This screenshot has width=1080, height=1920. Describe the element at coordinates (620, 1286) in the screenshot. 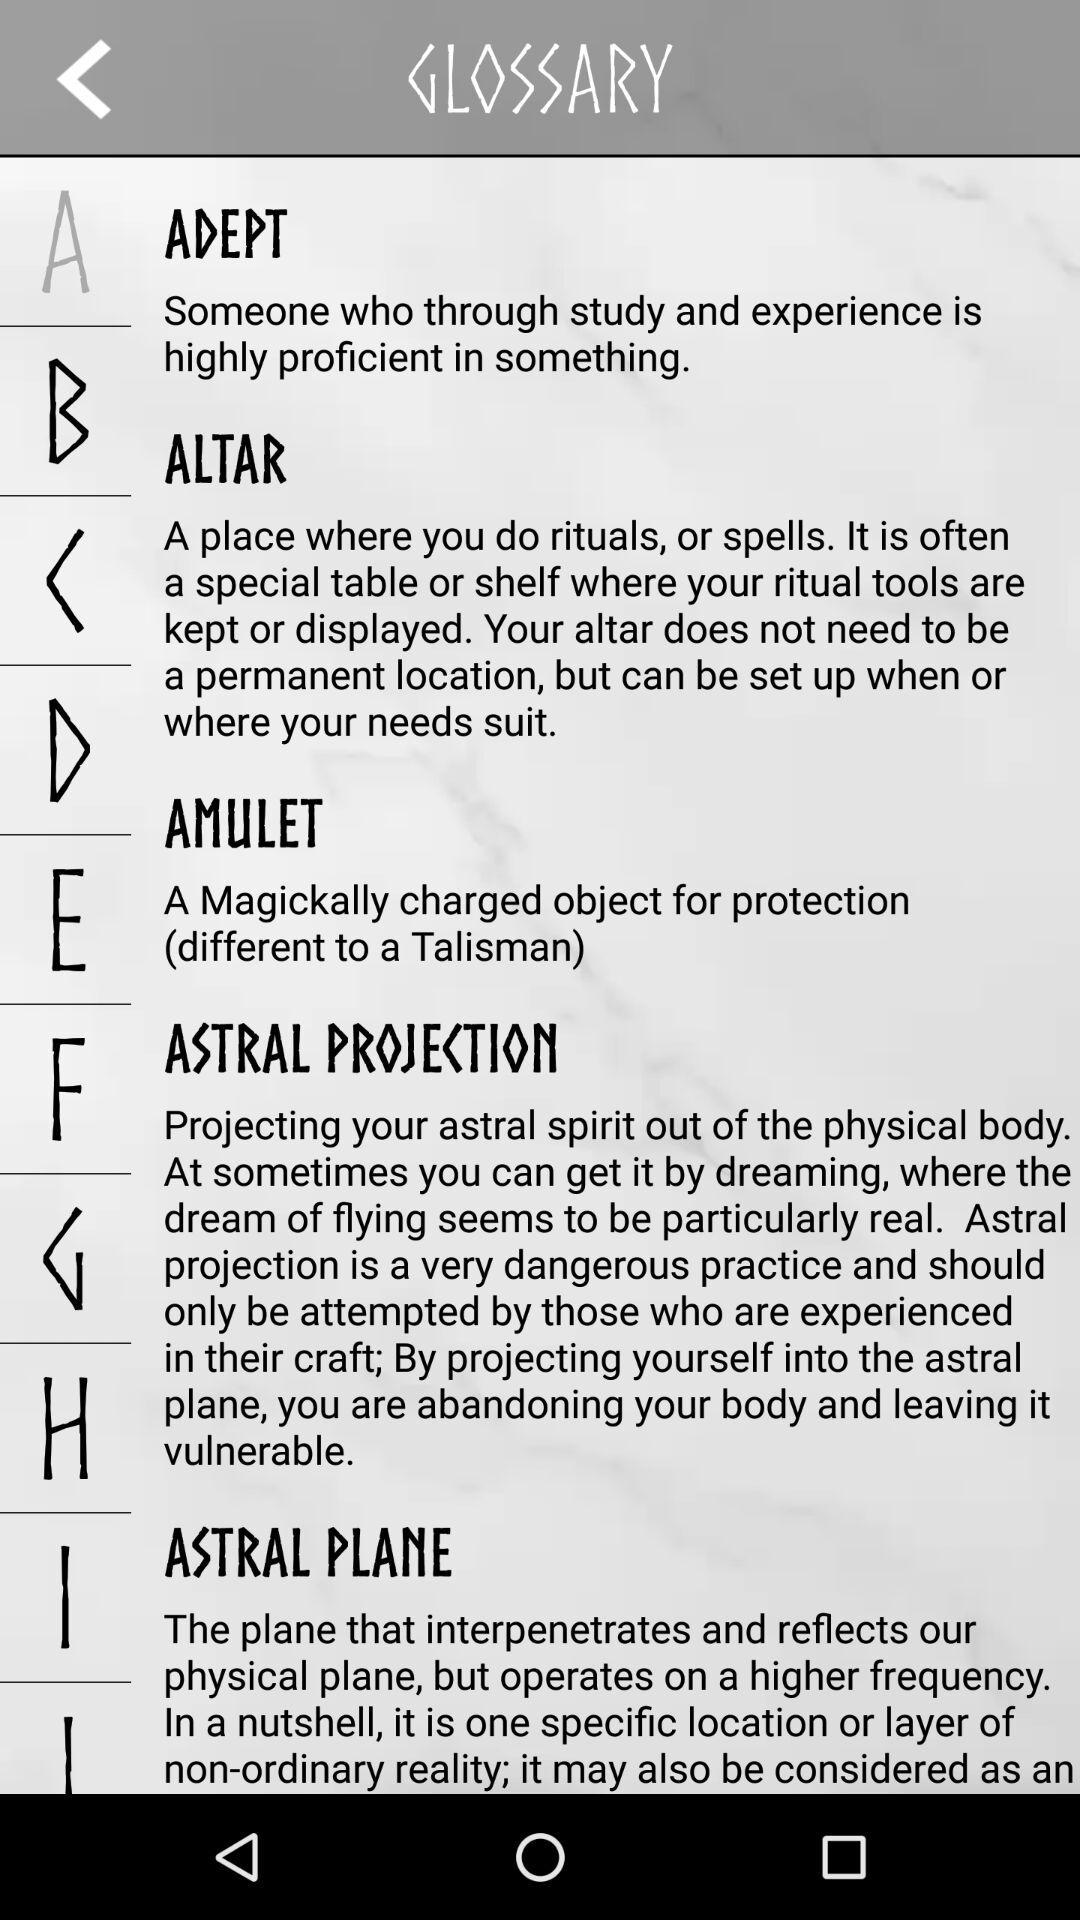

I see `the projecting your astral icon` at that location.